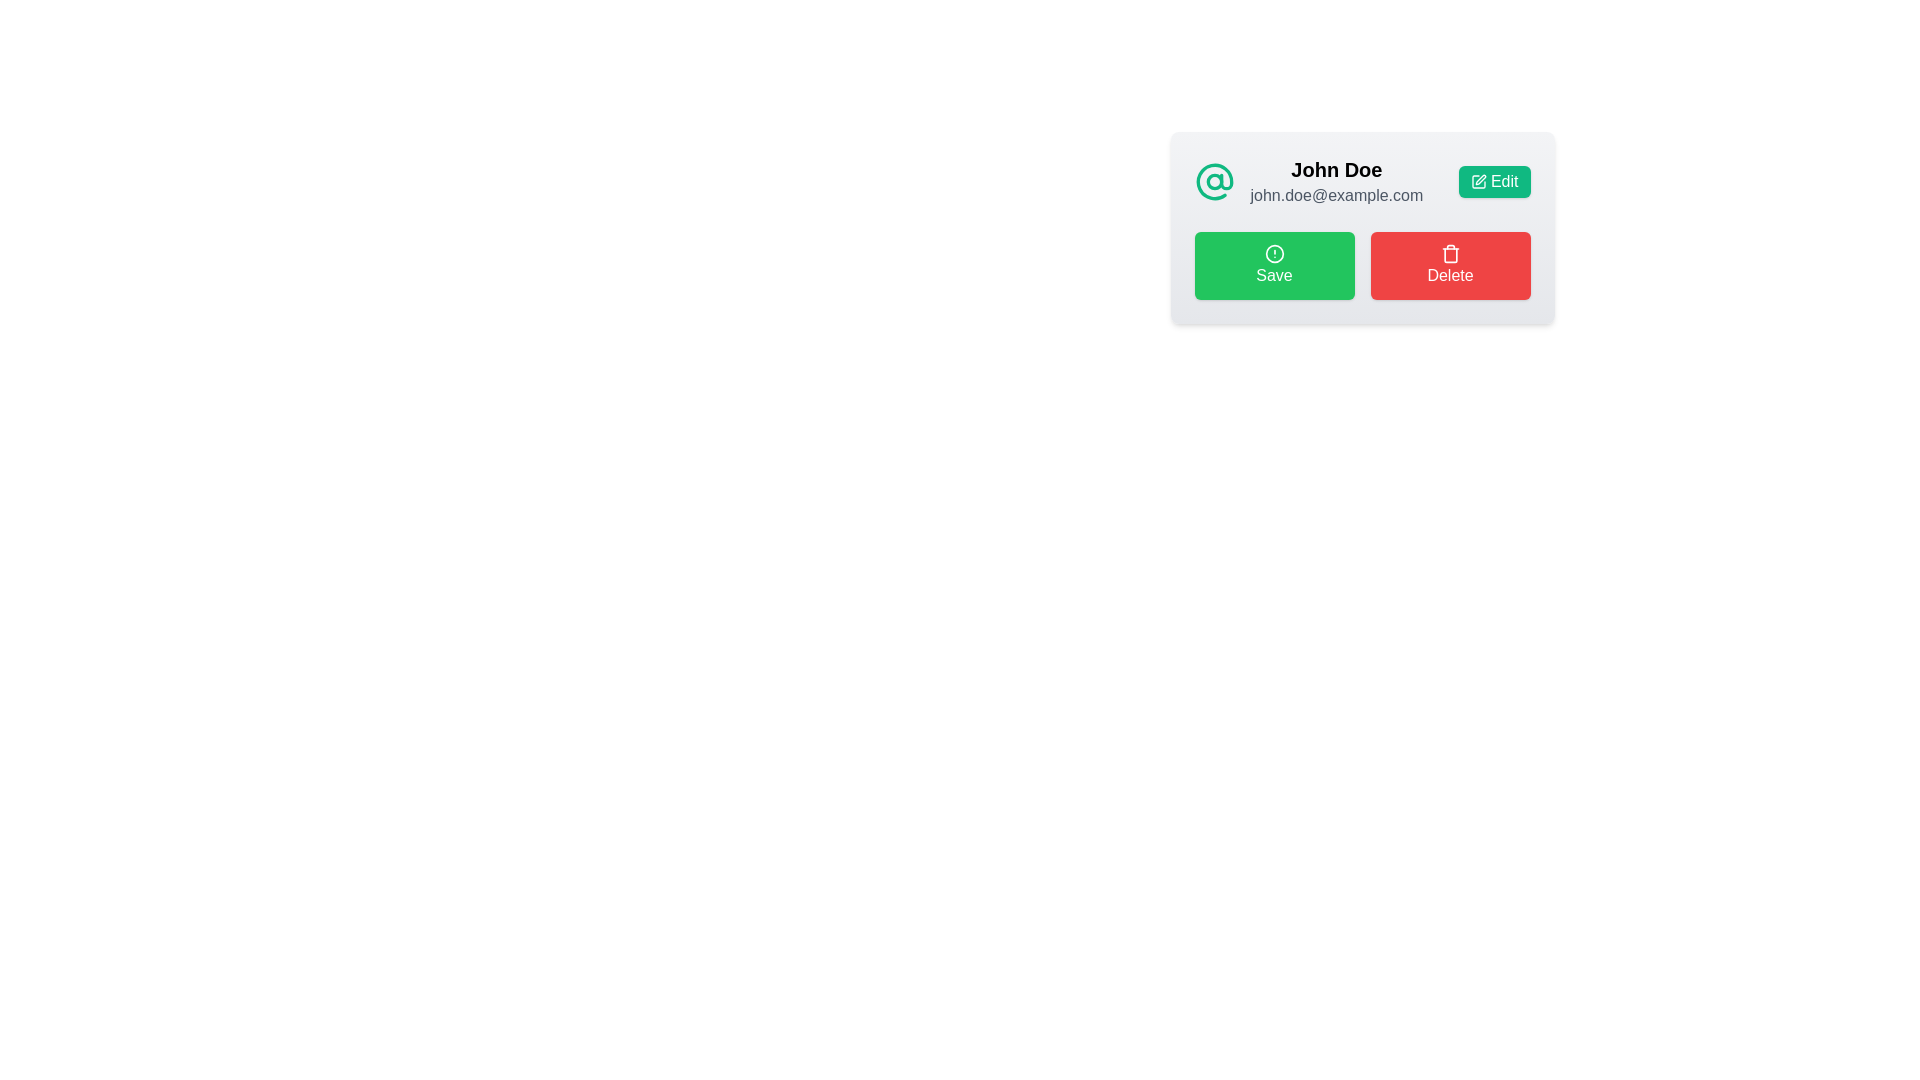 This screenshot has width=1920, height=1080. What do you see at coordinates (1450, 253) in the screenshot?
I see `the delete icon located centrally within the red 'Delete' button on the user info card, which is positioned to the right of the green 'Save' button` at bounding box center [1450, 253].